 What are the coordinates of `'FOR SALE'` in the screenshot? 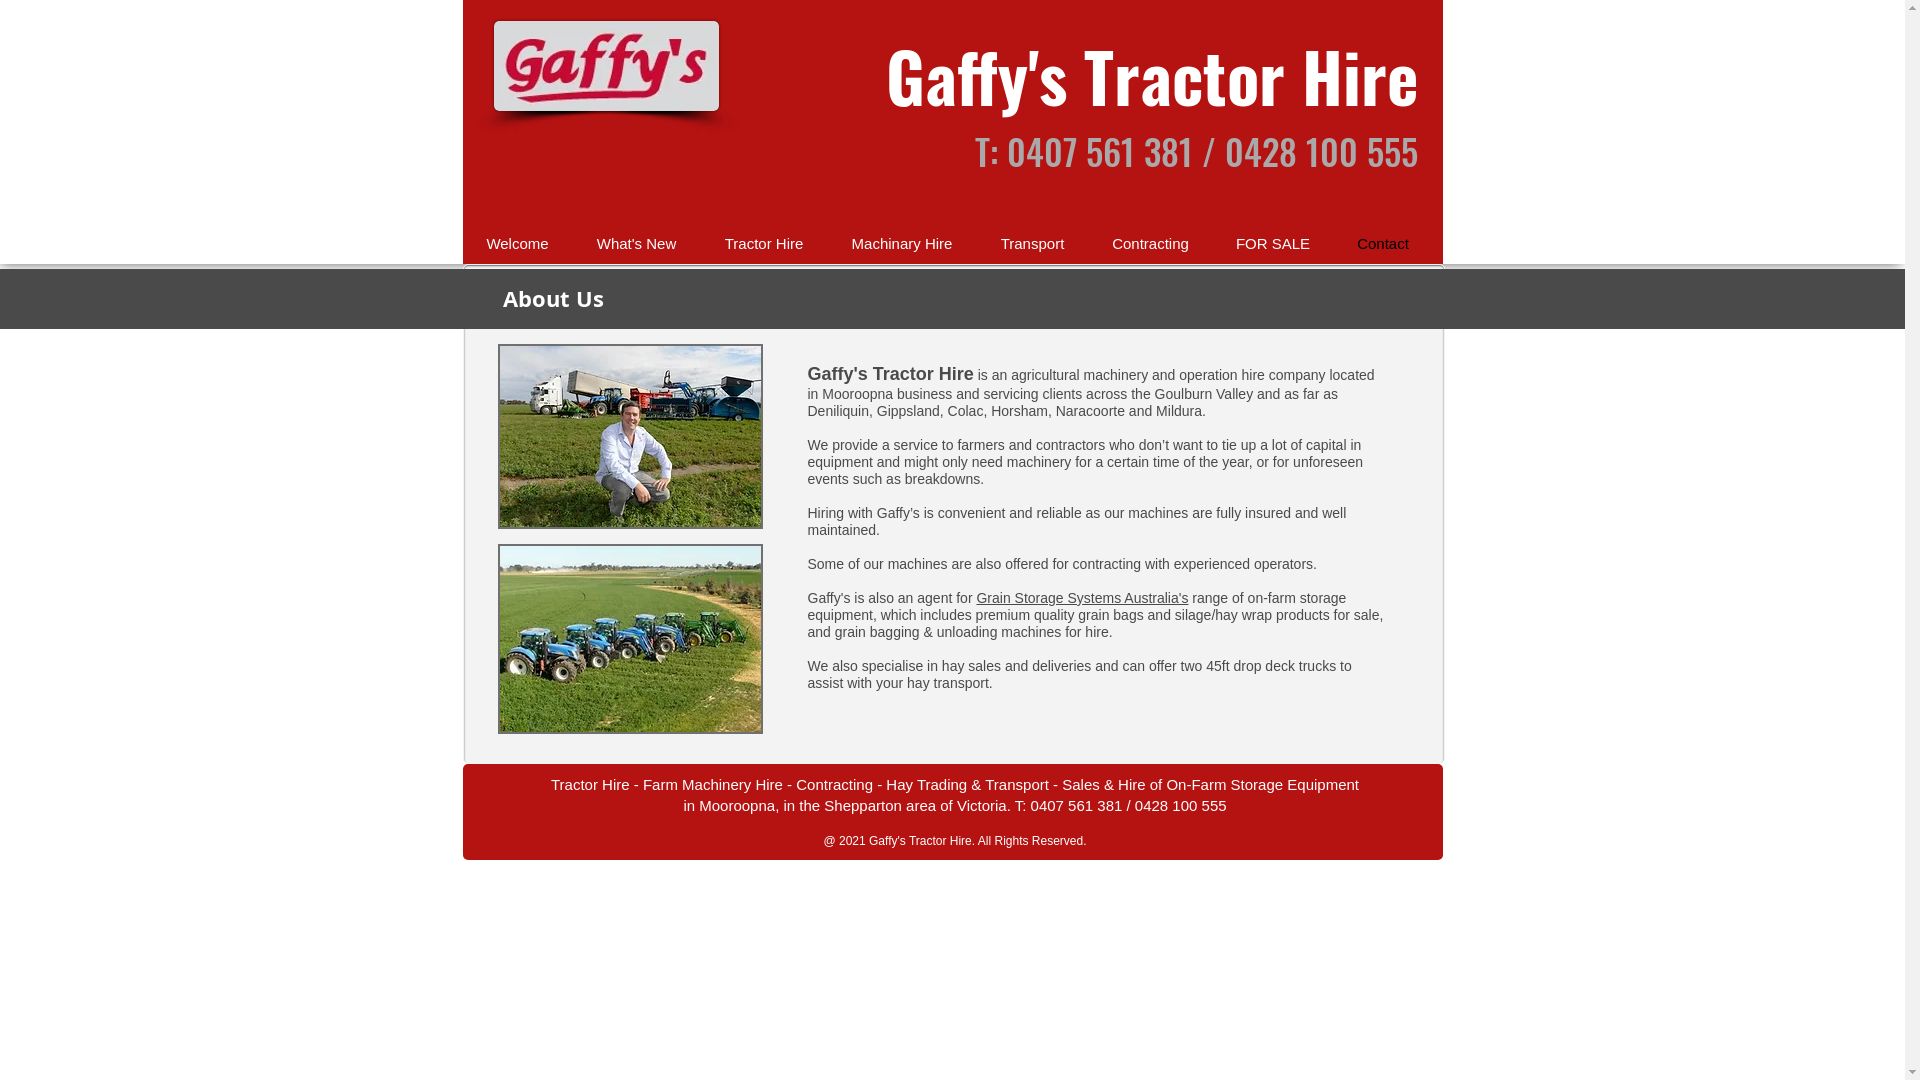 It's located at (1271, 242).